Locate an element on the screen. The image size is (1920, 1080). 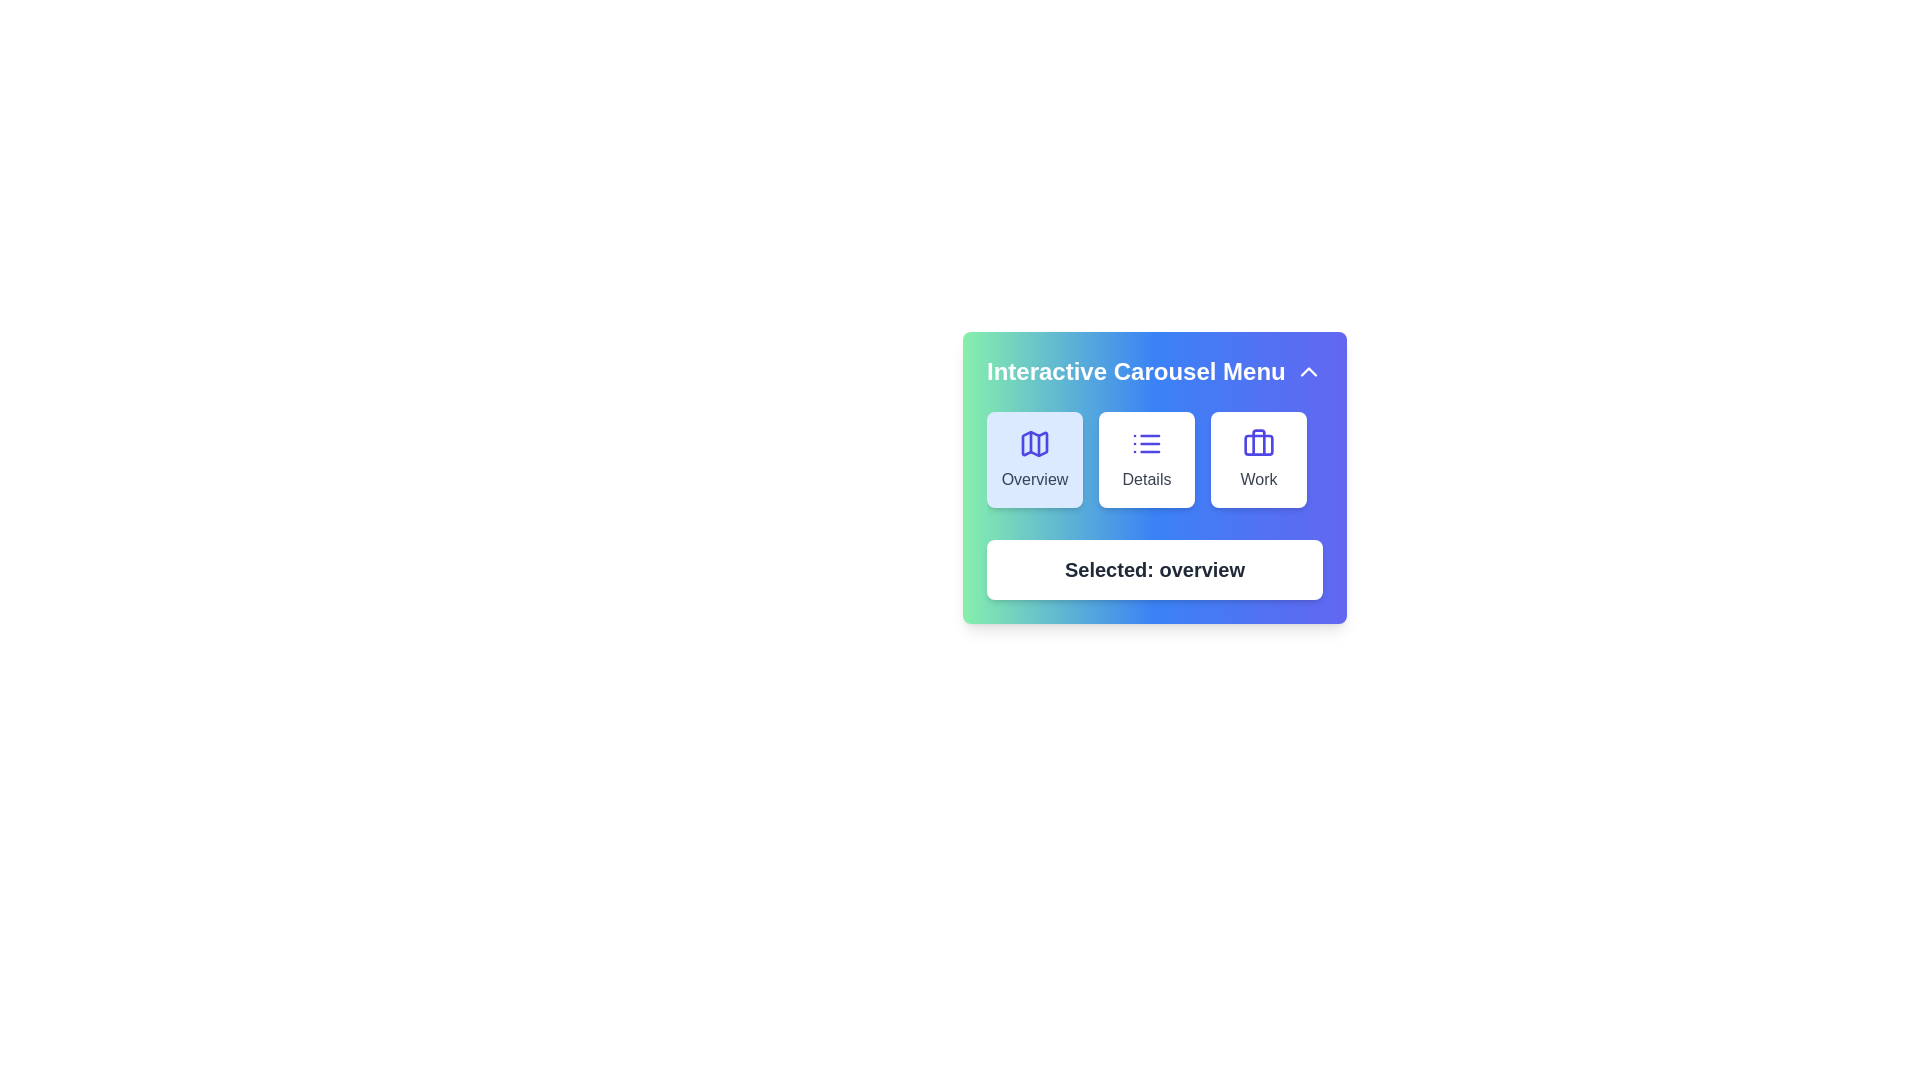
the slide corresponding to Details by clicking on its text label is located at coordinates (1147, 479).